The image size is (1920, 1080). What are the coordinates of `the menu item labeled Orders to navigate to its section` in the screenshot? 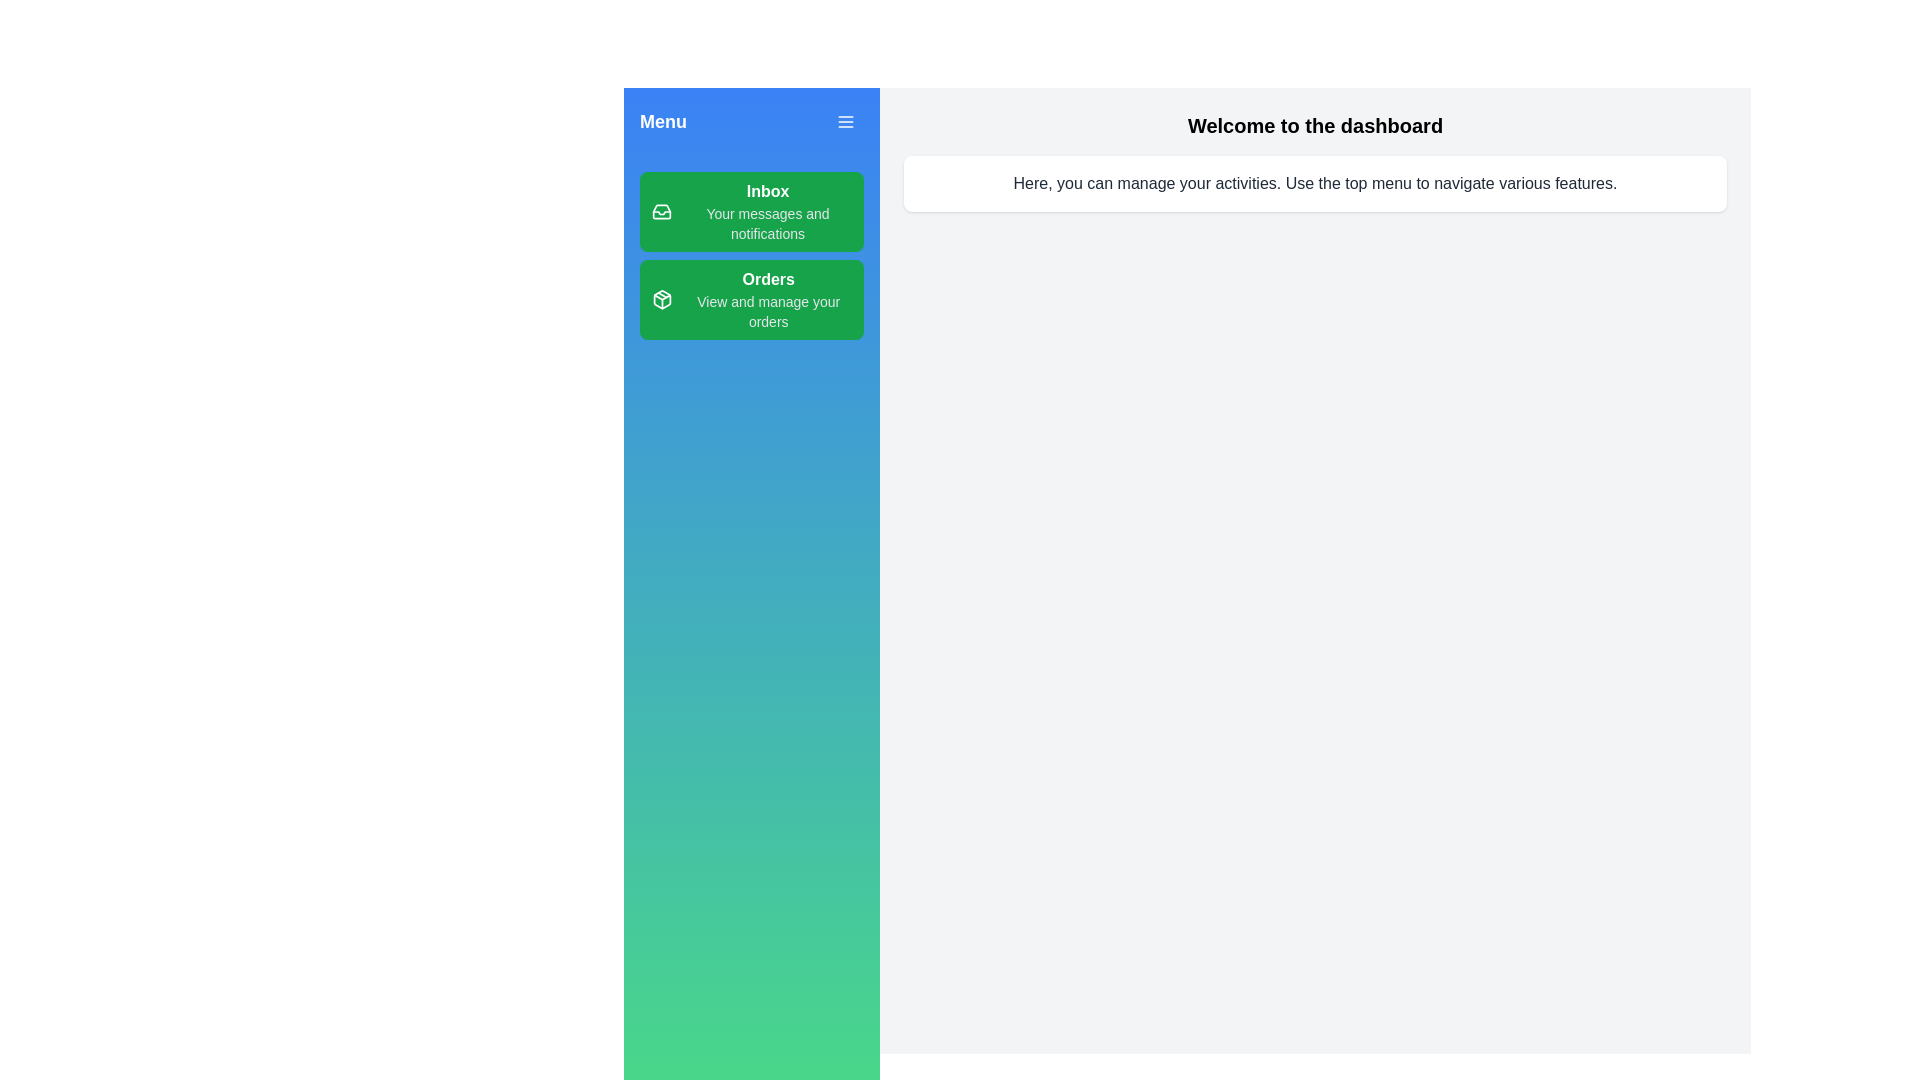 It's located at (751, 300).